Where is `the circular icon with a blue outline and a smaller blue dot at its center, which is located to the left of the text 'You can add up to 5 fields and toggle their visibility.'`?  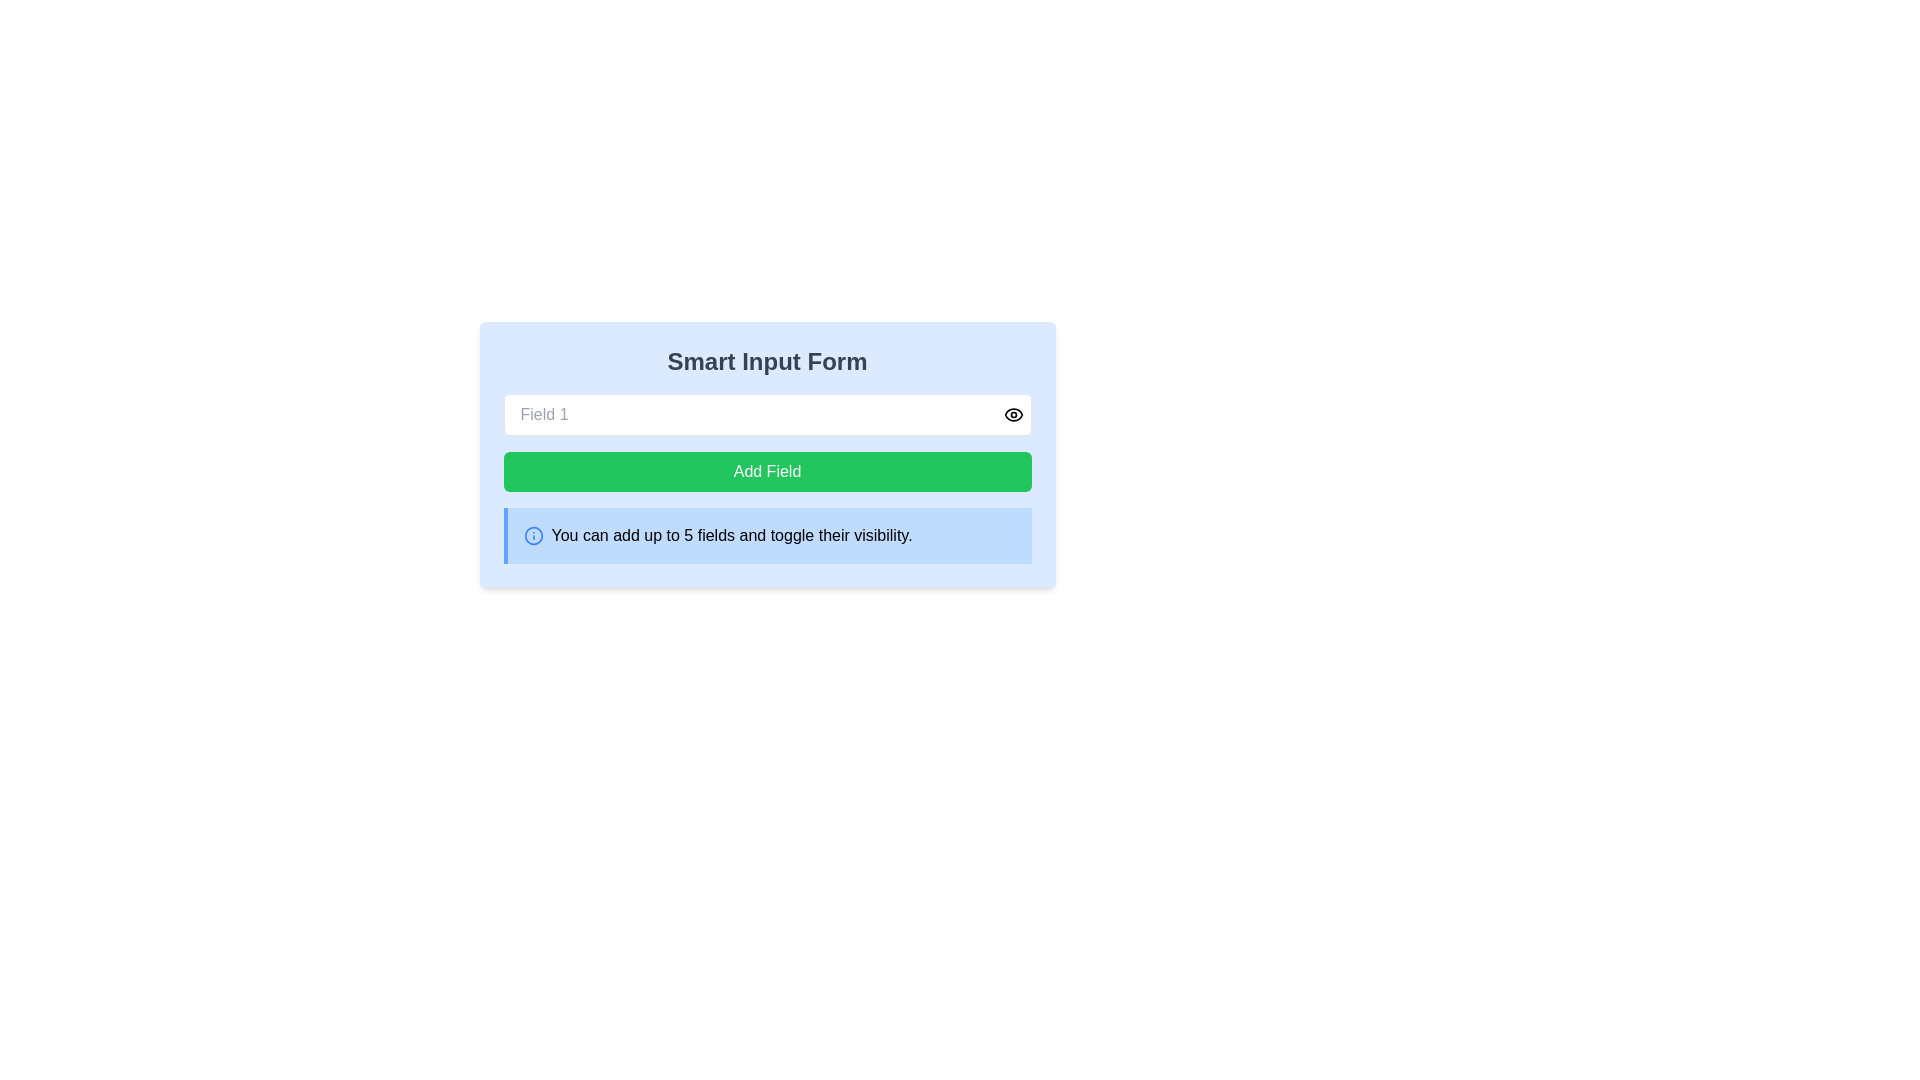 the circular icon with a blue outline and a smaller blue dot at its center, which is located to the left of the text 'You can add up to 5 fields and toggle their visibility.' is located at coordinates (533, 535).